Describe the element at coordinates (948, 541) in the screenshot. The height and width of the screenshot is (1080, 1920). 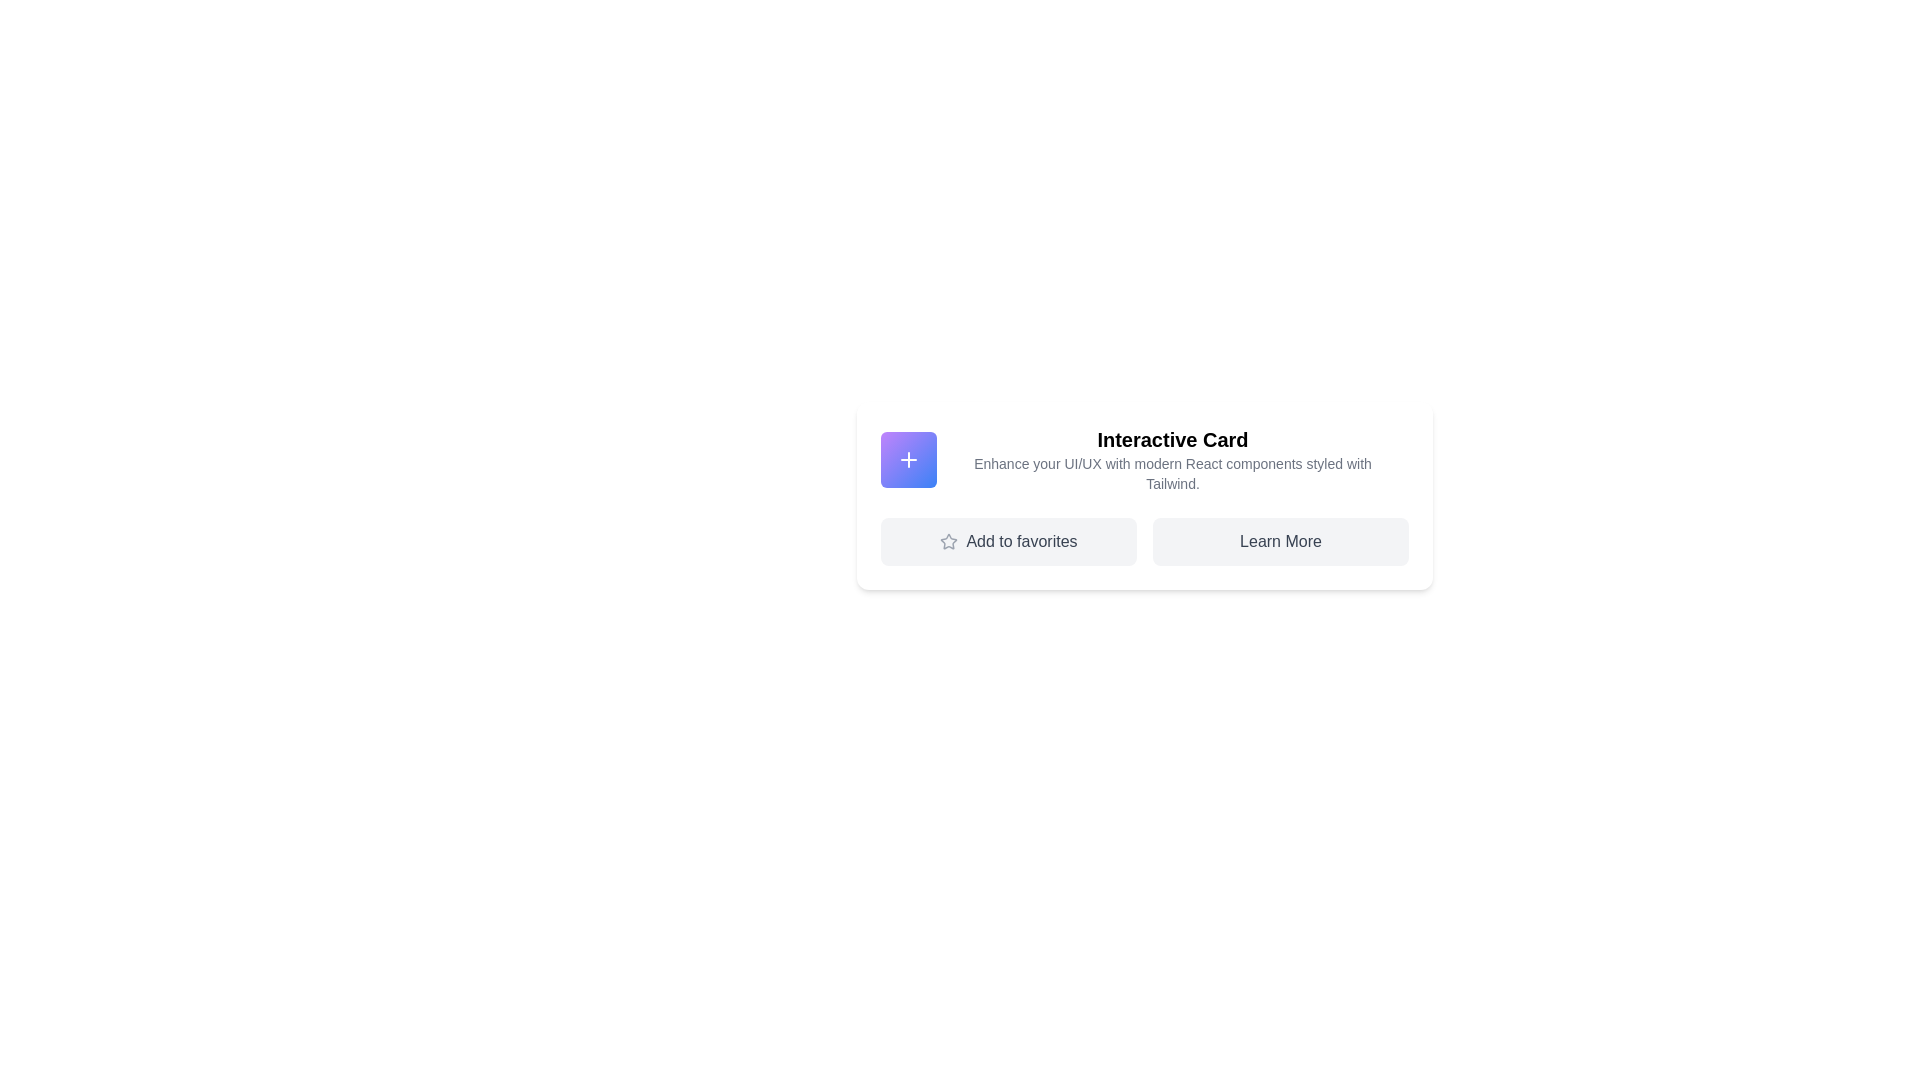
I see `the 'Add to favorites' SVG Icon located near the left section of the button` at that location.